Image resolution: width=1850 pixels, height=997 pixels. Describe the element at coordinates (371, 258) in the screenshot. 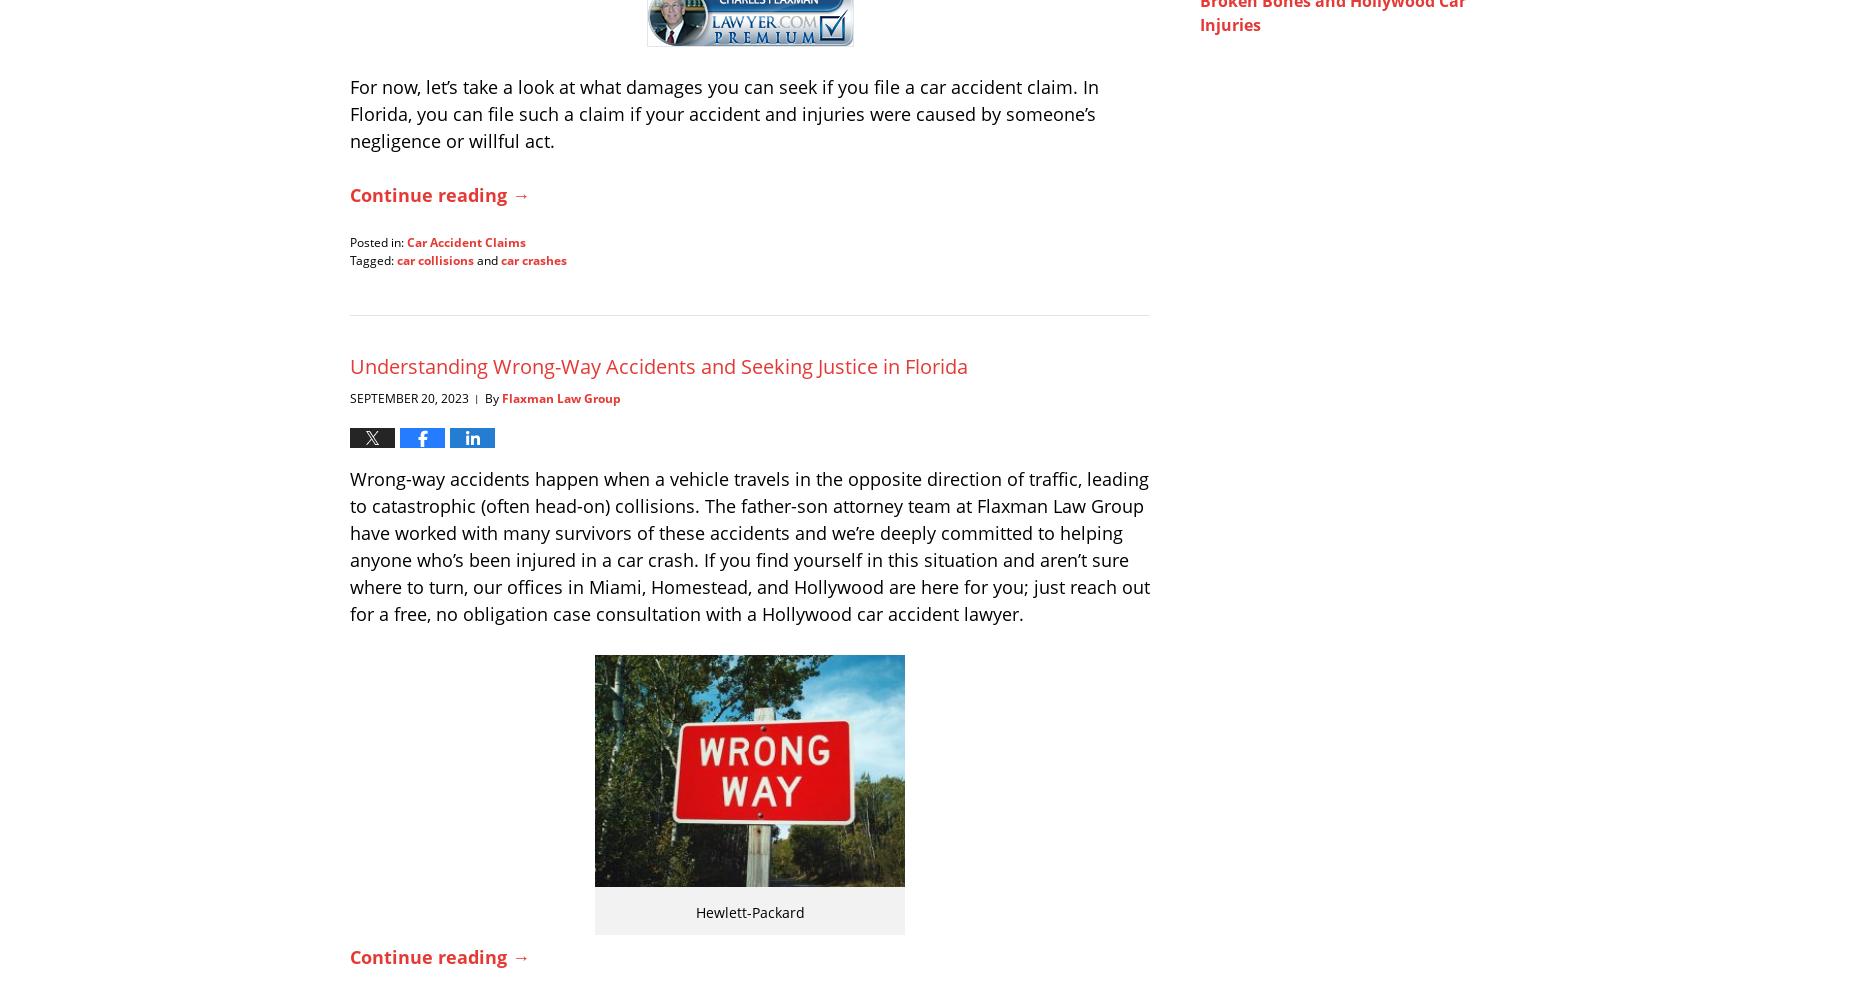

I see `'Tagged:'` at that location.